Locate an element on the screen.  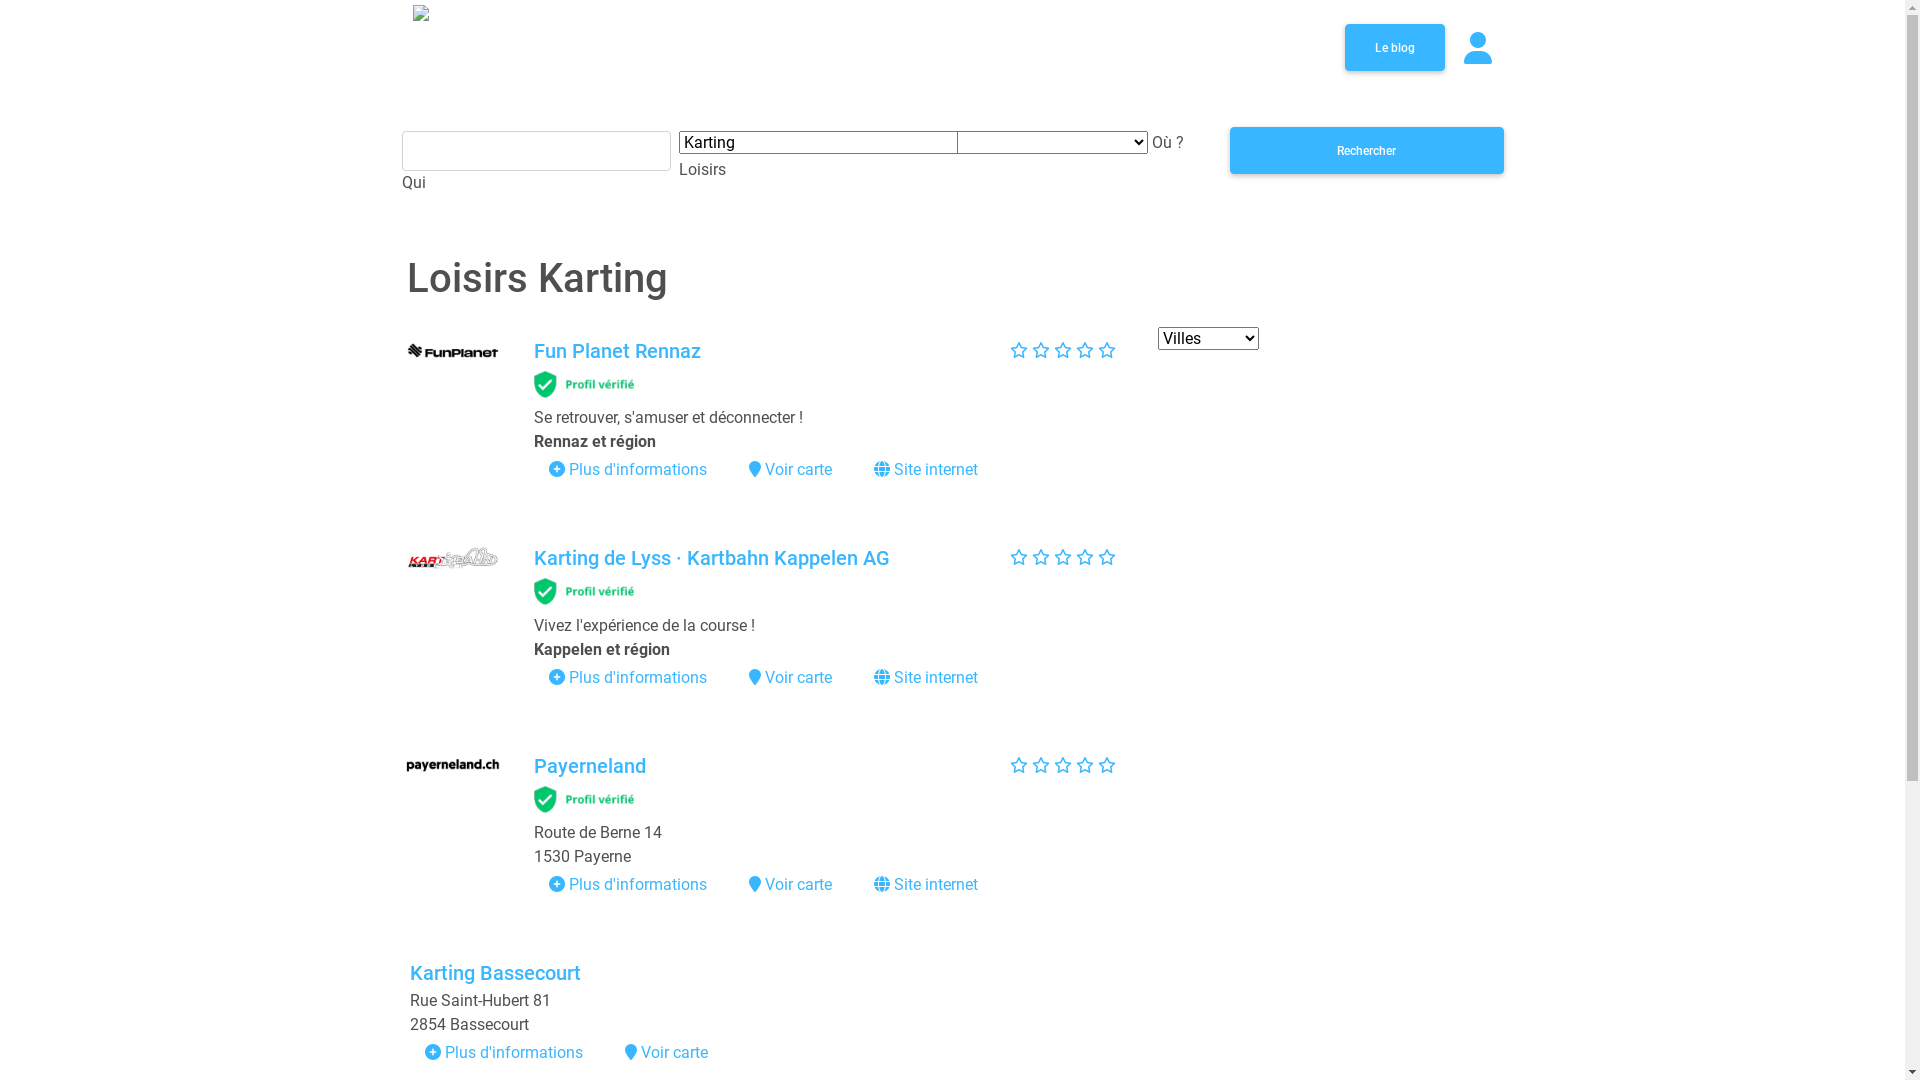
'Karting Bassecourt' is located at coordinates (495, 971).